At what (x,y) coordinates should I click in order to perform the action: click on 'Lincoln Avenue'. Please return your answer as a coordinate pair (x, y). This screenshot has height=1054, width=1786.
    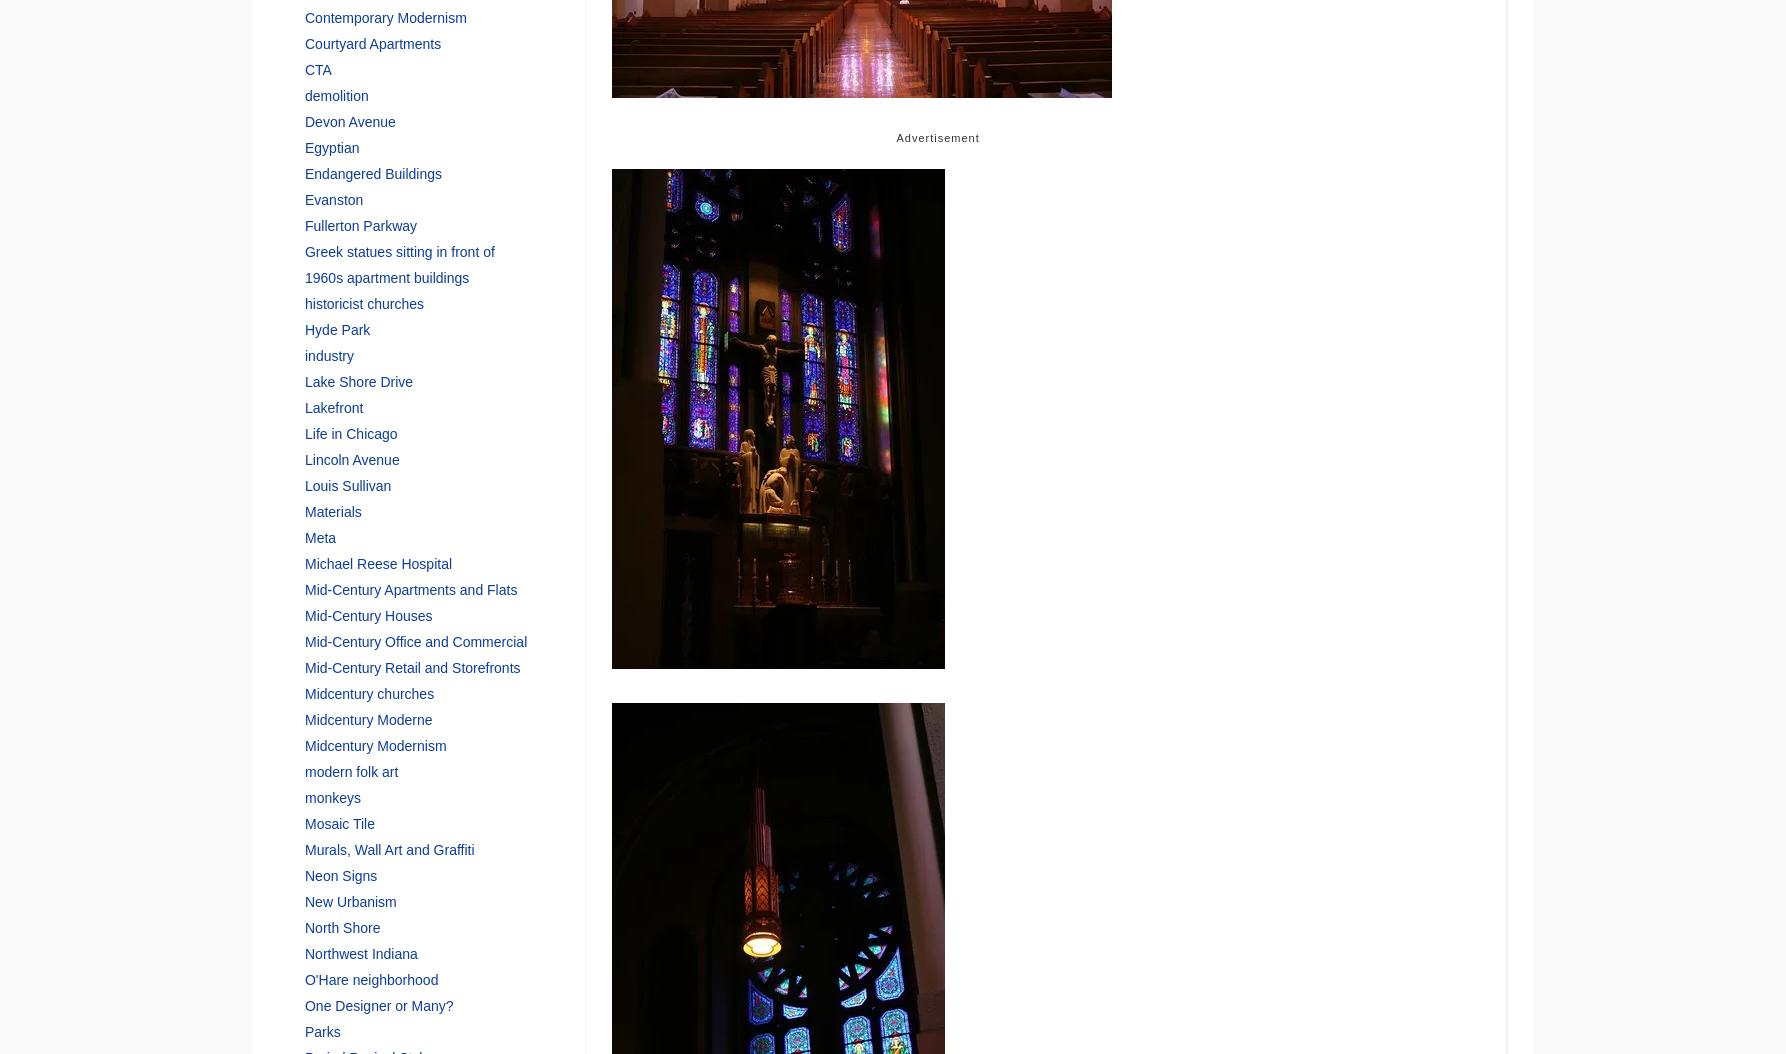
    Looking at the image, I should click on (351, 459).